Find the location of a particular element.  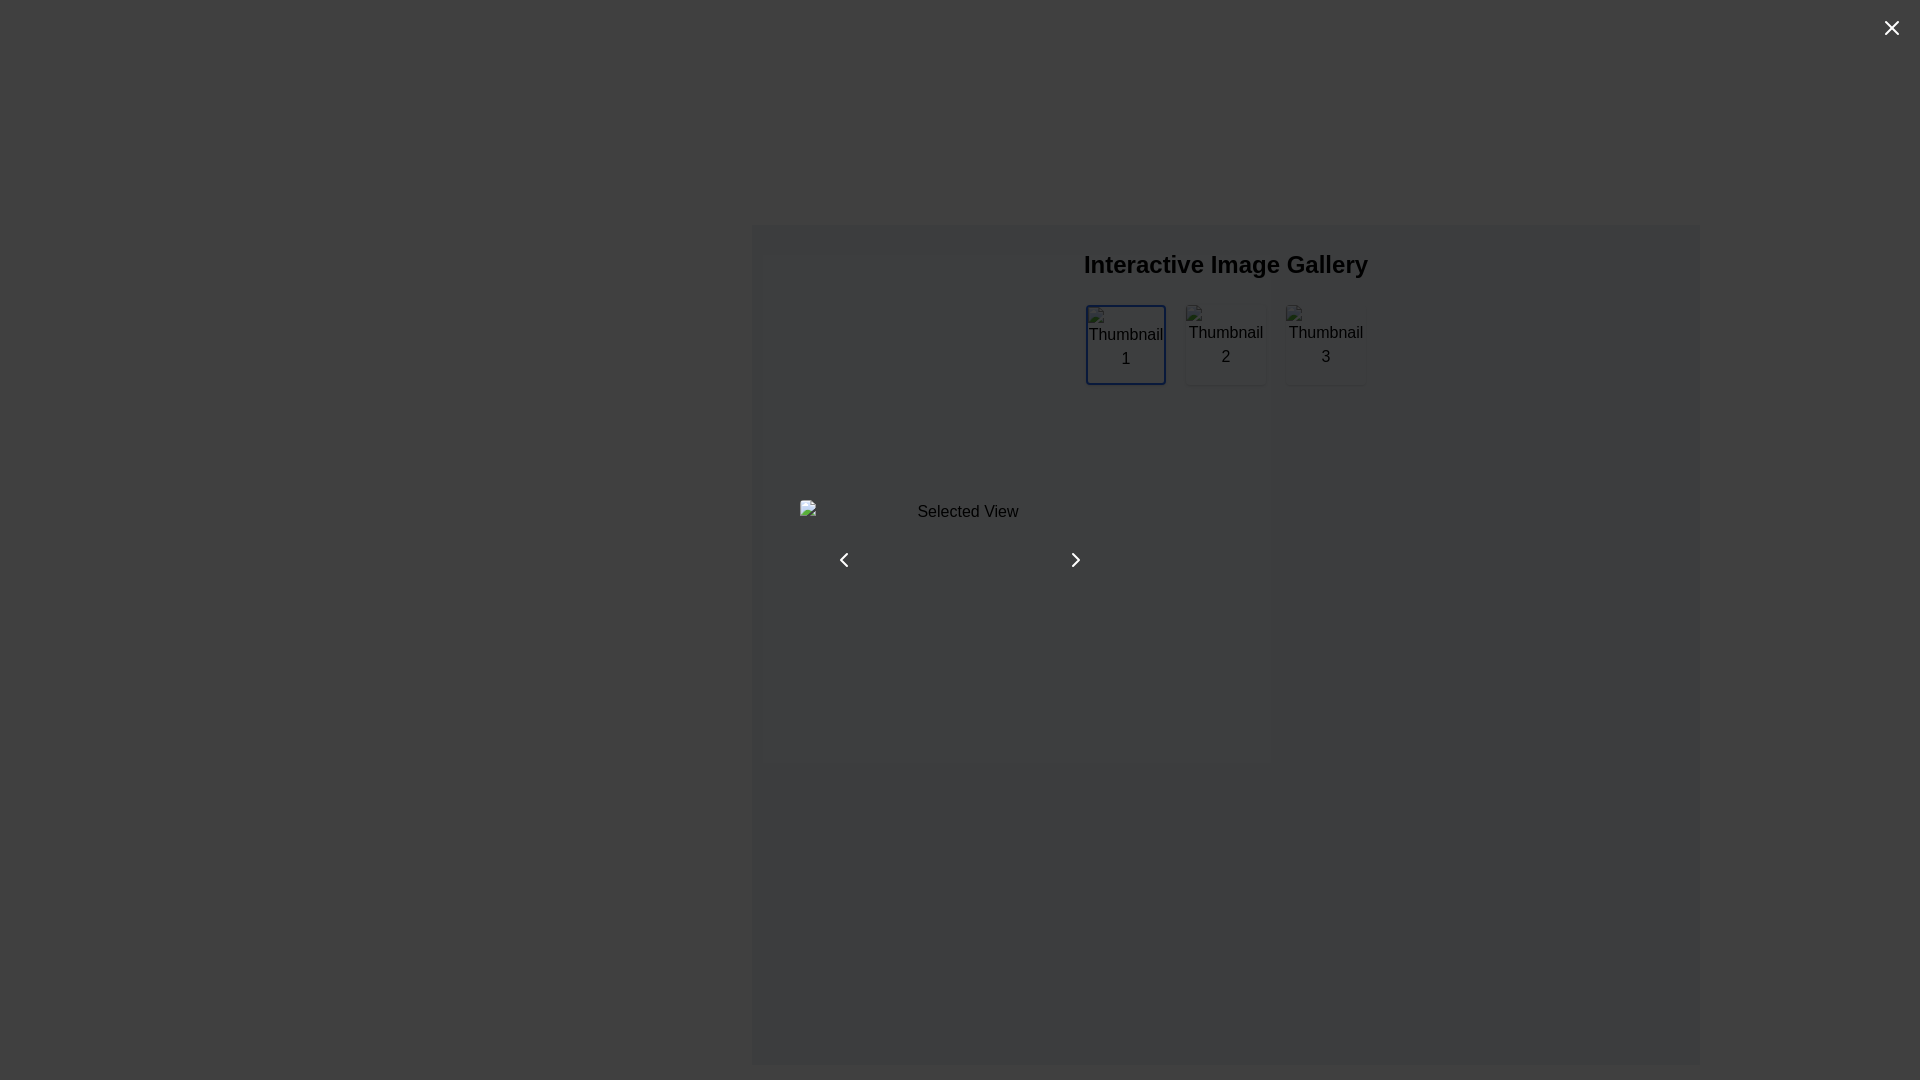

the rightward-facing triangular chevron arrow button, which is part of the navigation controls located below the 'Selected View' image is located at coordinates (1074, 559).